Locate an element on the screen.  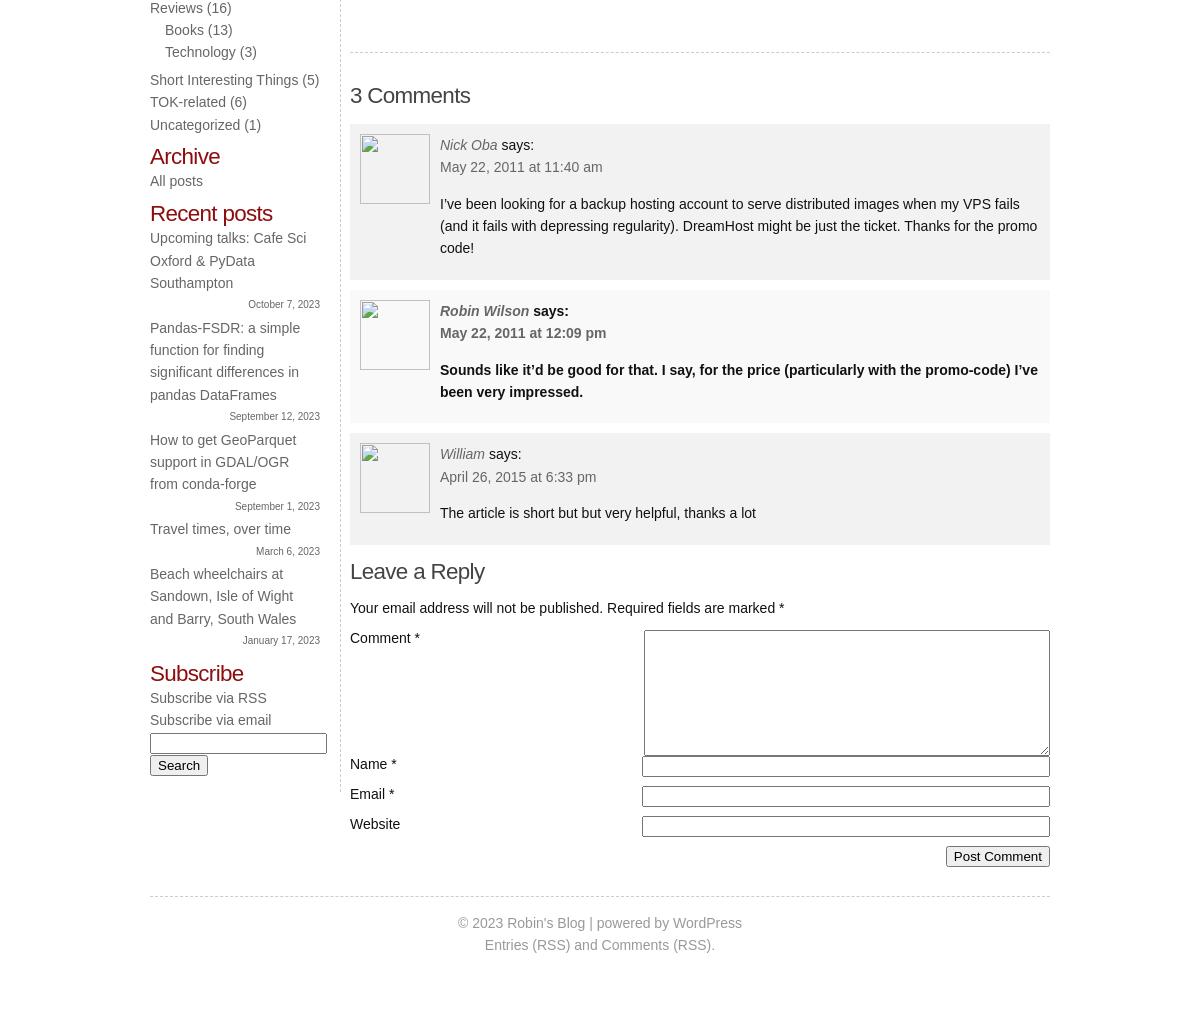
'(3)' is located at coordinates (244, 51).